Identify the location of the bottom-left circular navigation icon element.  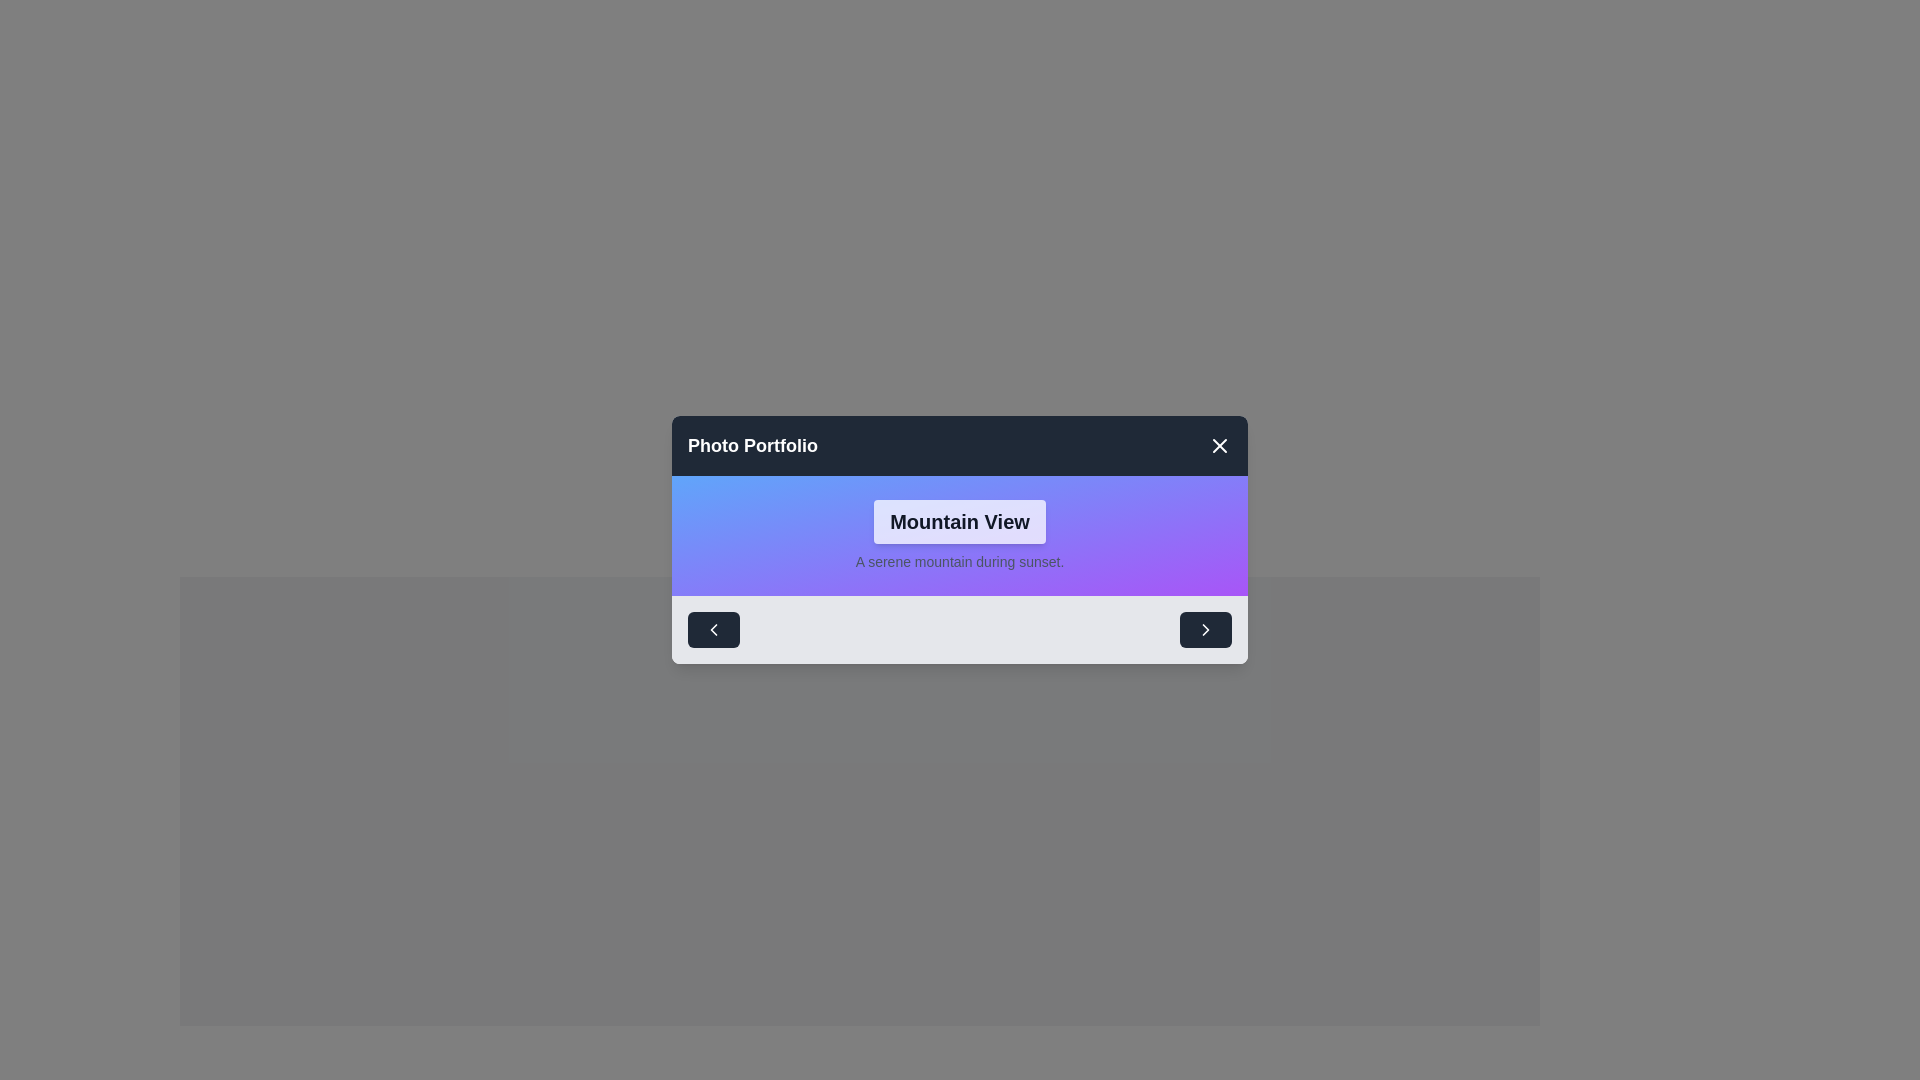
(714, 628).